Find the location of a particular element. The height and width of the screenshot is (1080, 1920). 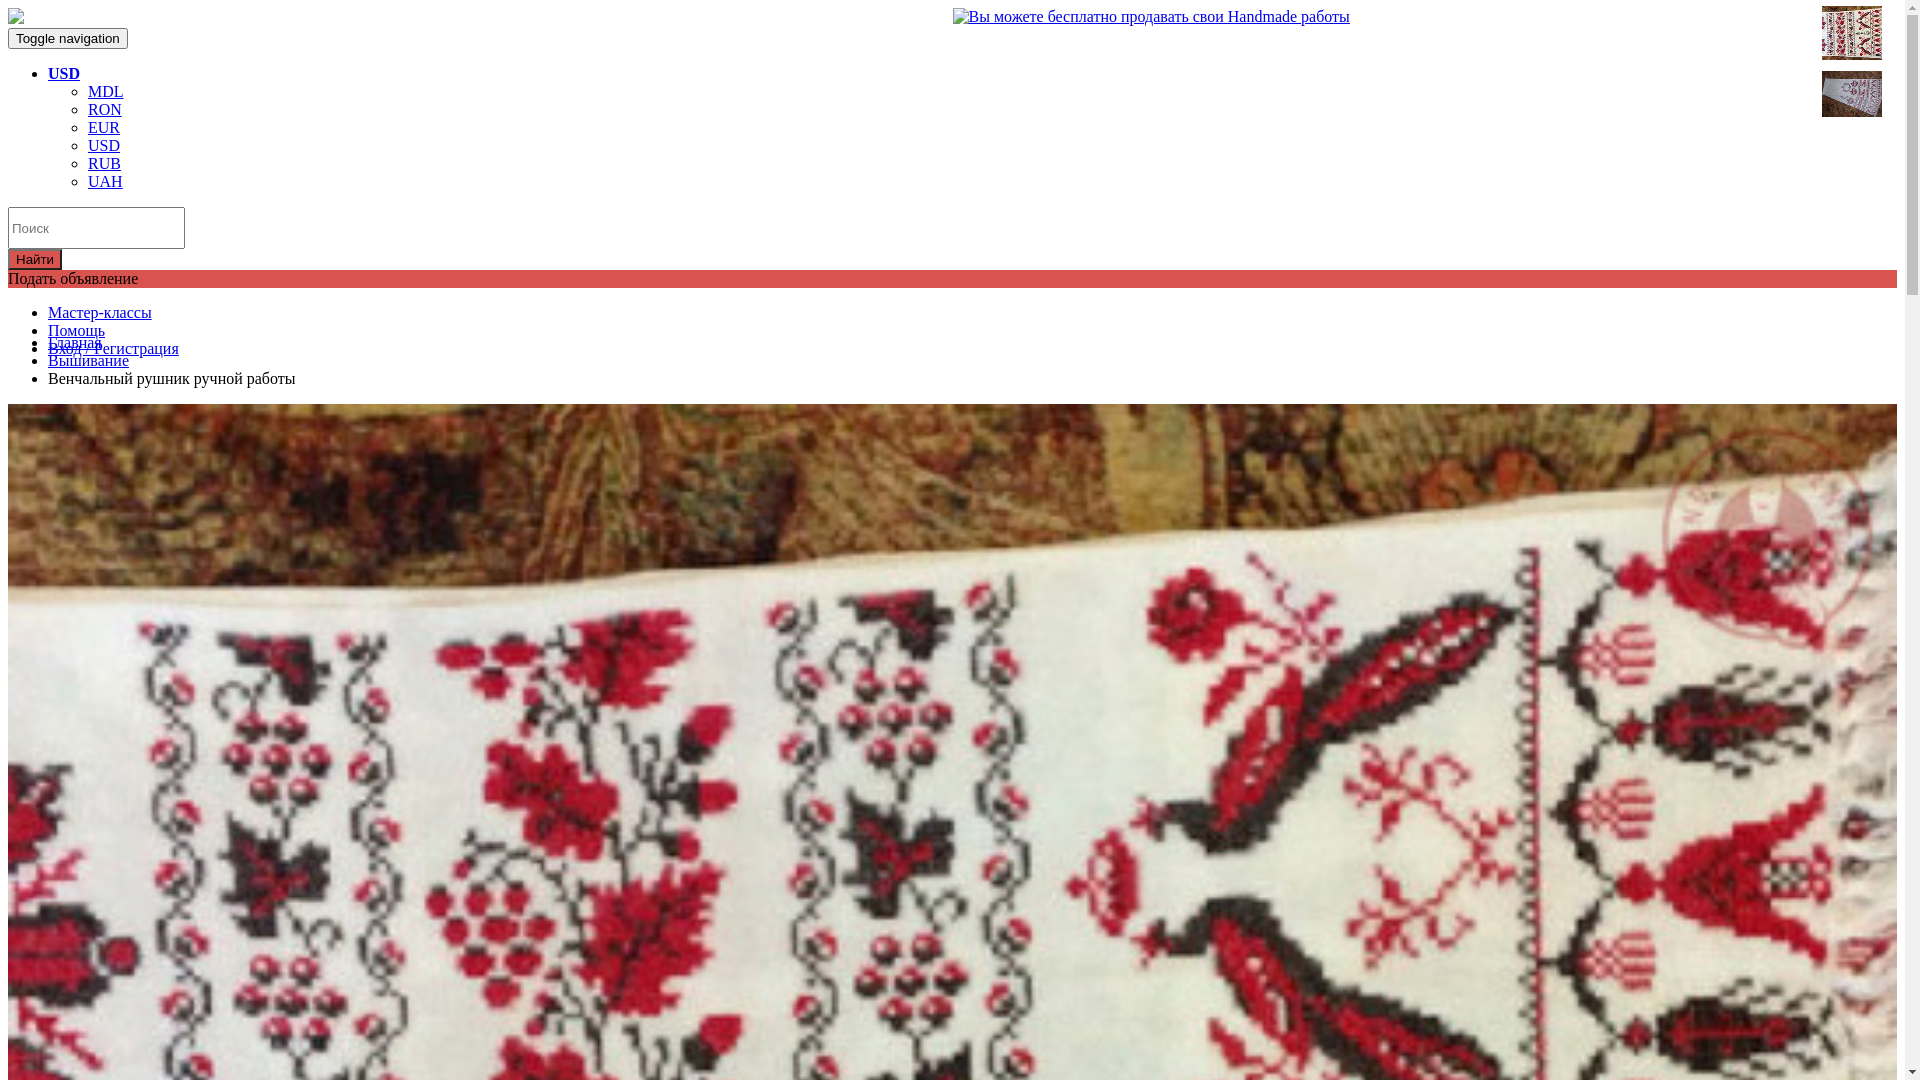

'USD' is located at coordinates (63, 72).